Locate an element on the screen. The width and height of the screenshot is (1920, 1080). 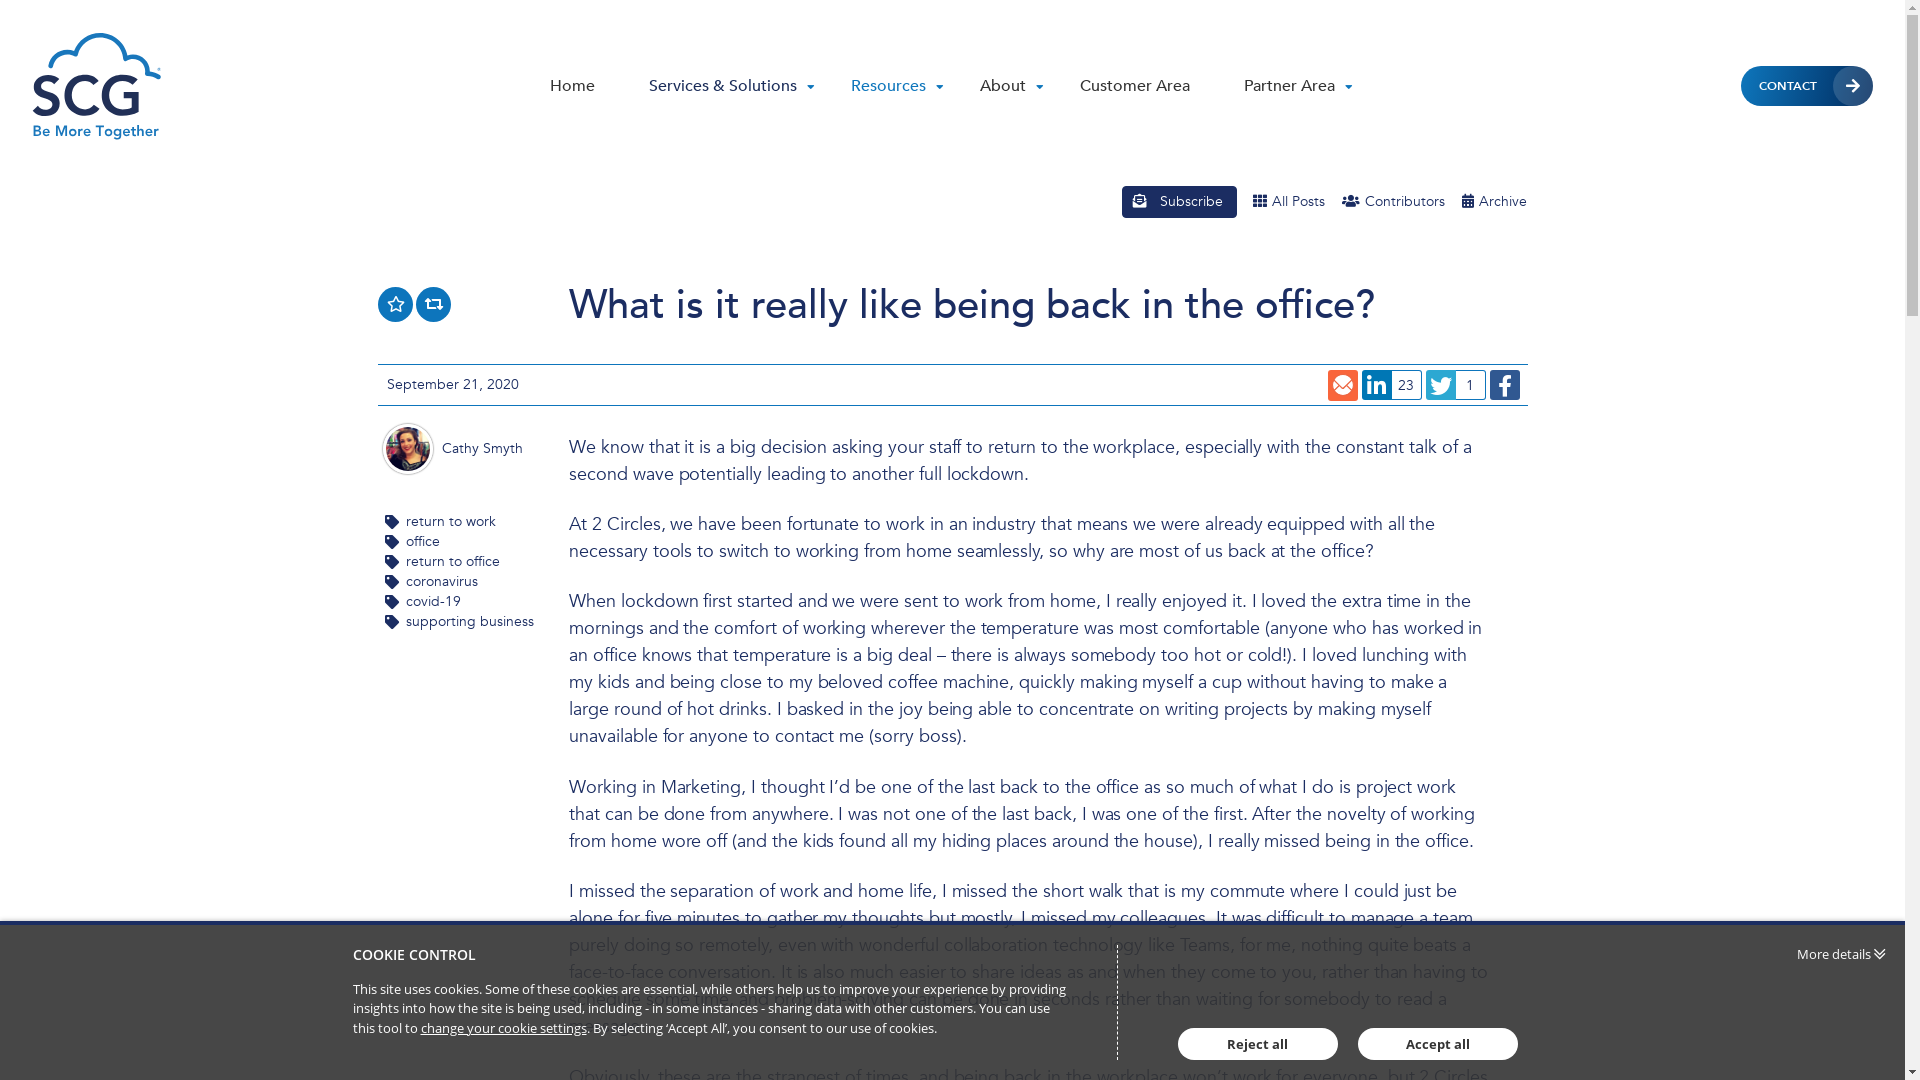
'supporting business' is located at coordinates (469, 620).